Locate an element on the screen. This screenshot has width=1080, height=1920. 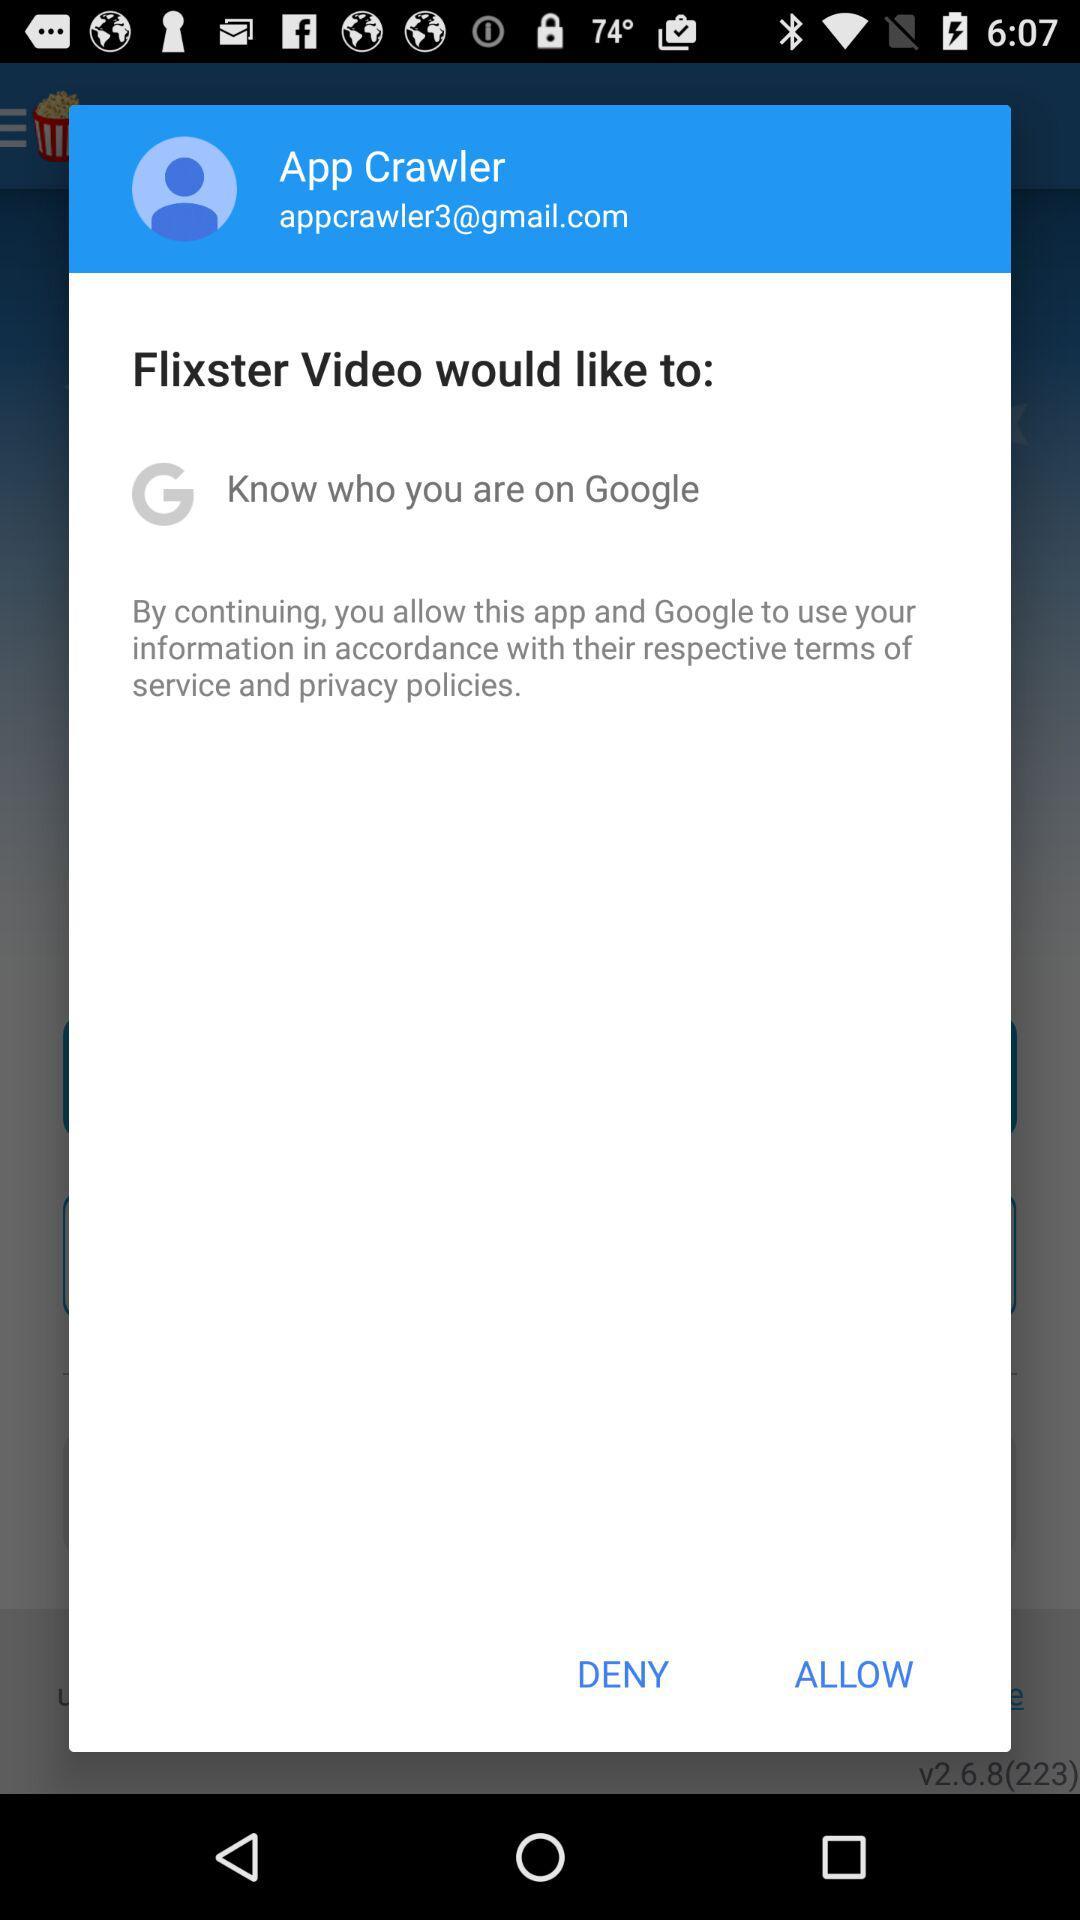
the button to the left of the allow icon is located at coordinates (621, 1673).